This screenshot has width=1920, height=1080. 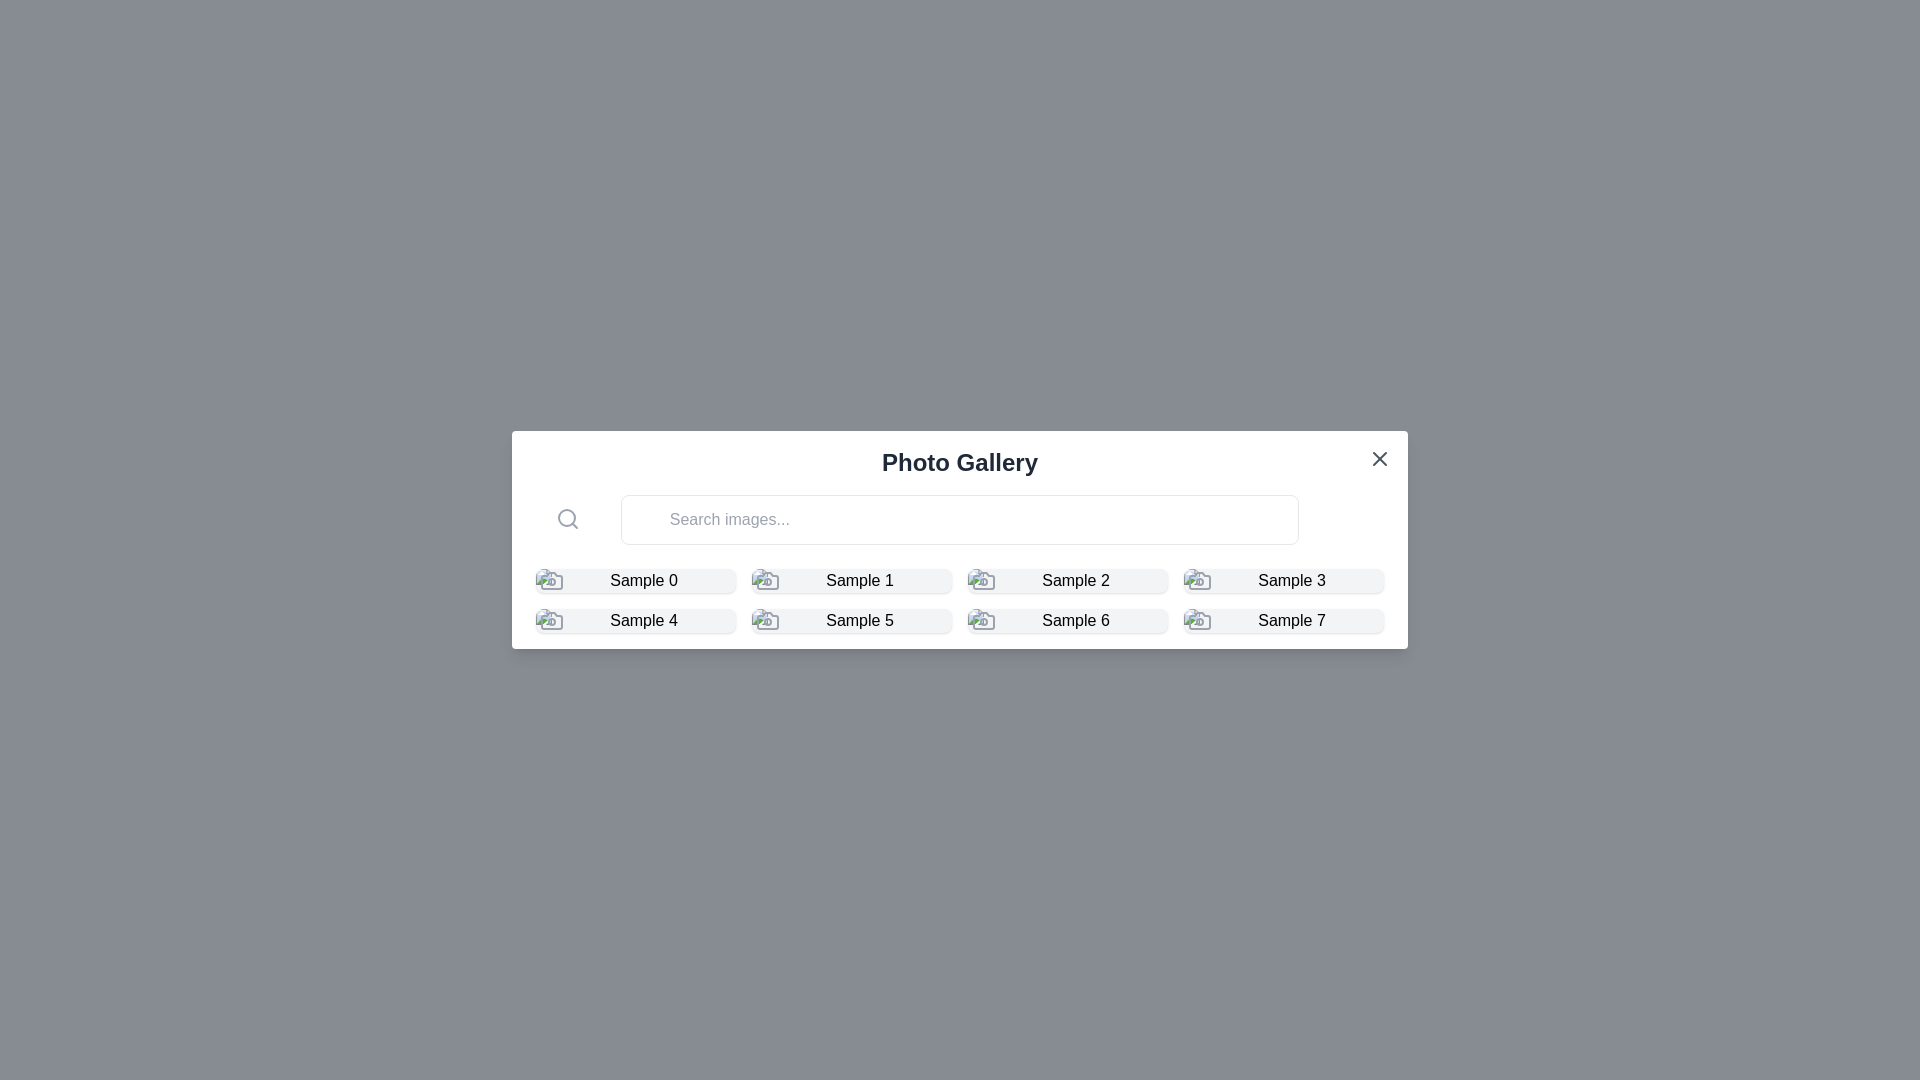 What do you see at coordinates (767, 581) in the screenshot?
I see `the graphic icon or image placeholder labeled 'Sample 1' within the photo gallery interface` at bounding box center [767, 581].